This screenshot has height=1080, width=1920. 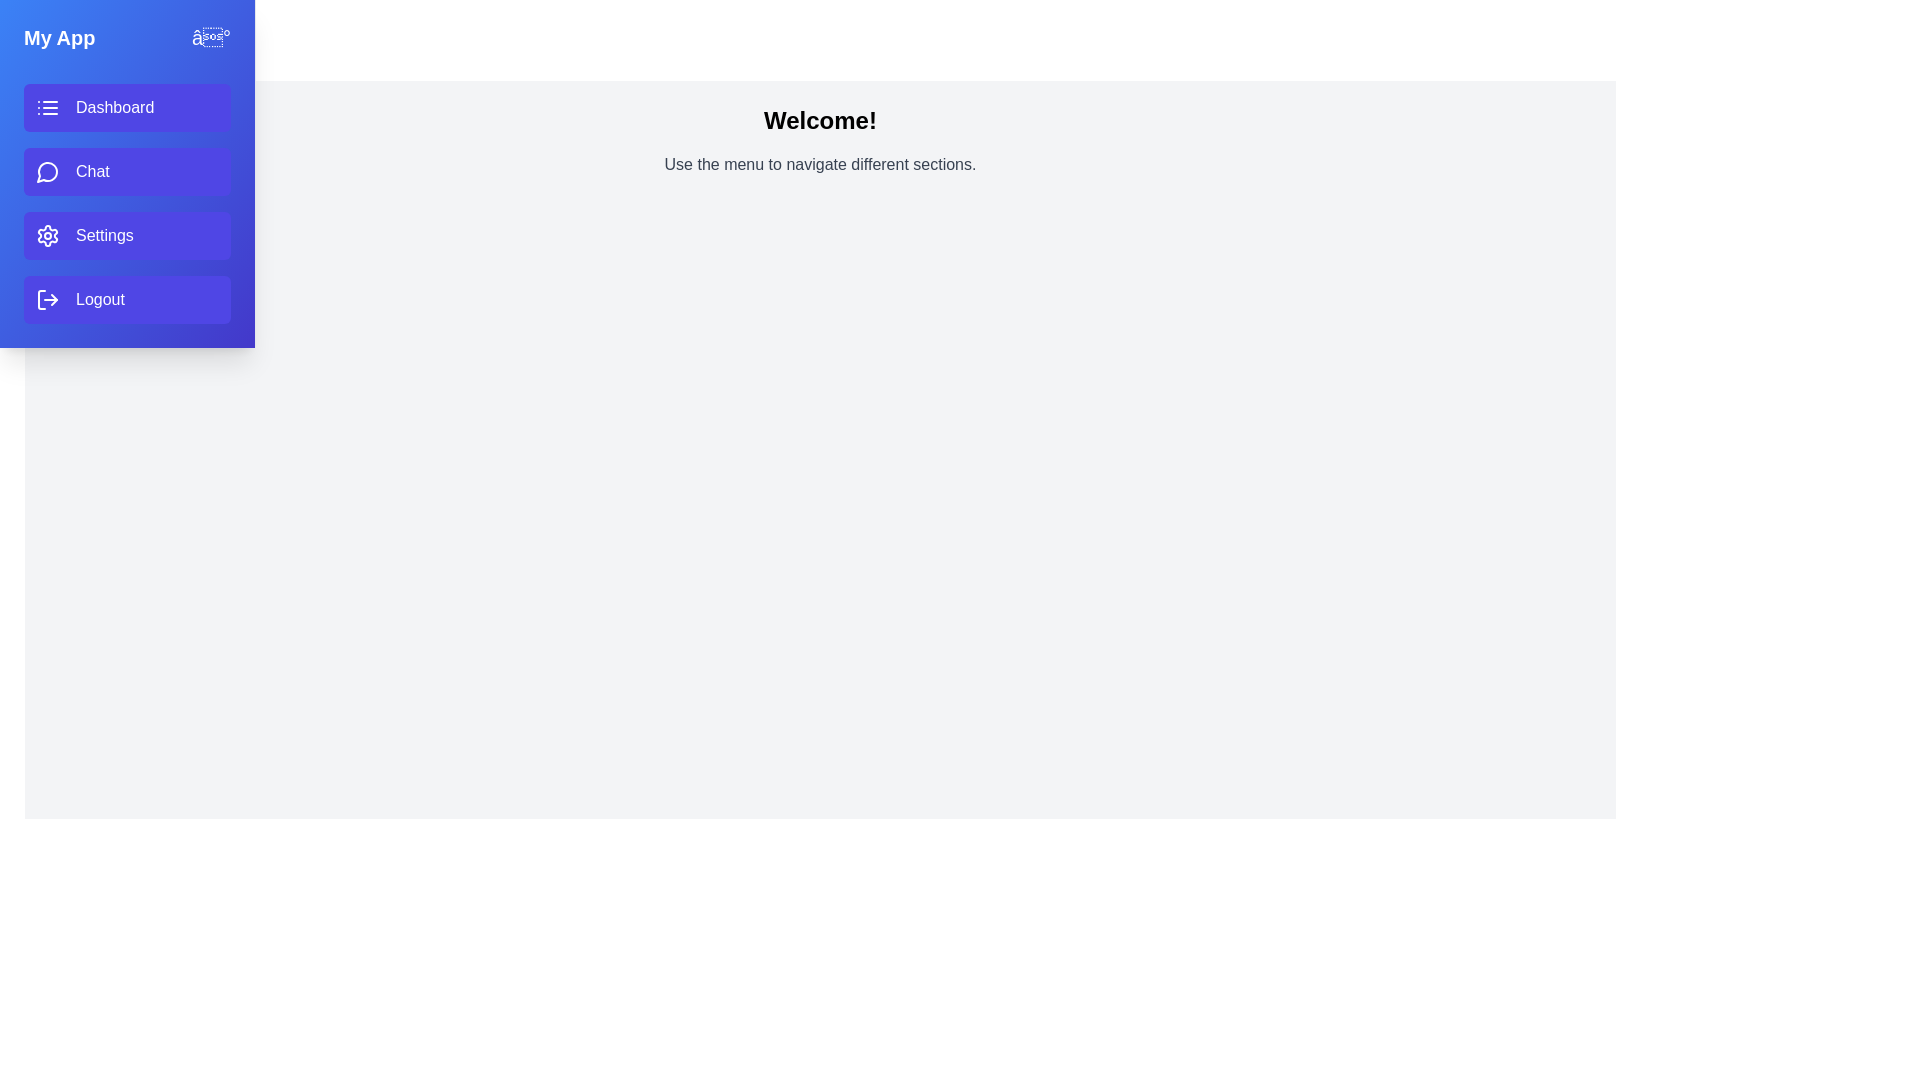 I want to click on the menu item labeled Settings to preview its action, so click(x=126, y=234).